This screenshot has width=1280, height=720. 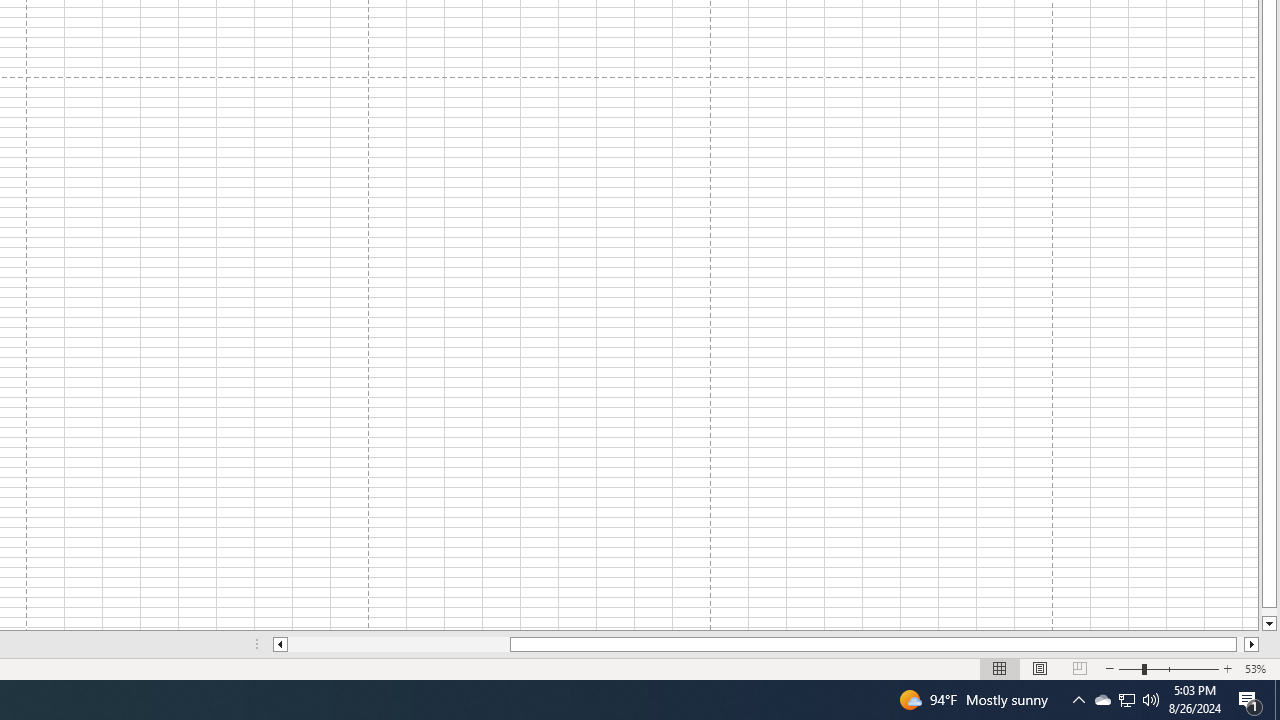 What do you see at coordinates (398, 644) in the screenshot?
I see `'Page left'` at bounding box center [398, 644].